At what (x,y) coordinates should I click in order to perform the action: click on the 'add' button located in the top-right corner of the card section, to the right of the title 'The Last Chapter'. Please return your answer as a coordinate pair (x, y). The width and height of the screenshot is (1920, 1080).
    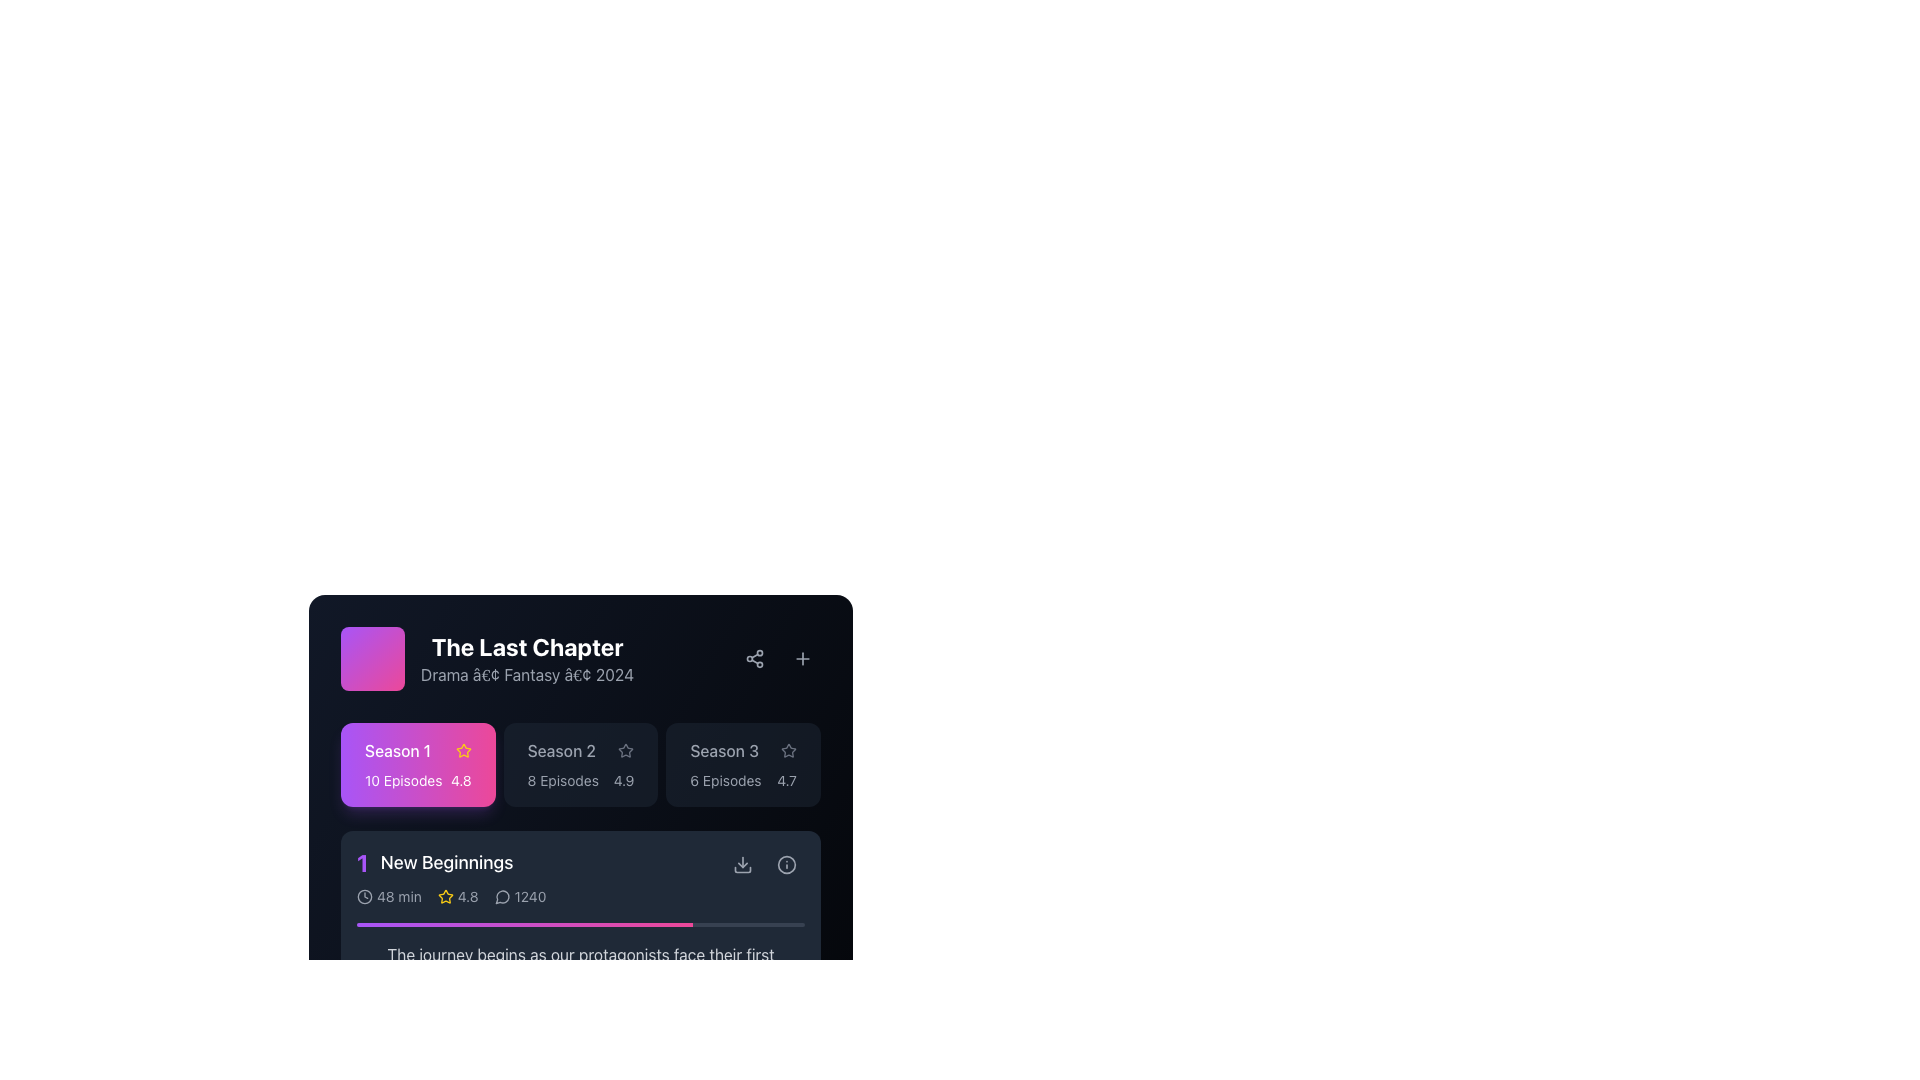
    Looking at the image, I should click on (802, 659).